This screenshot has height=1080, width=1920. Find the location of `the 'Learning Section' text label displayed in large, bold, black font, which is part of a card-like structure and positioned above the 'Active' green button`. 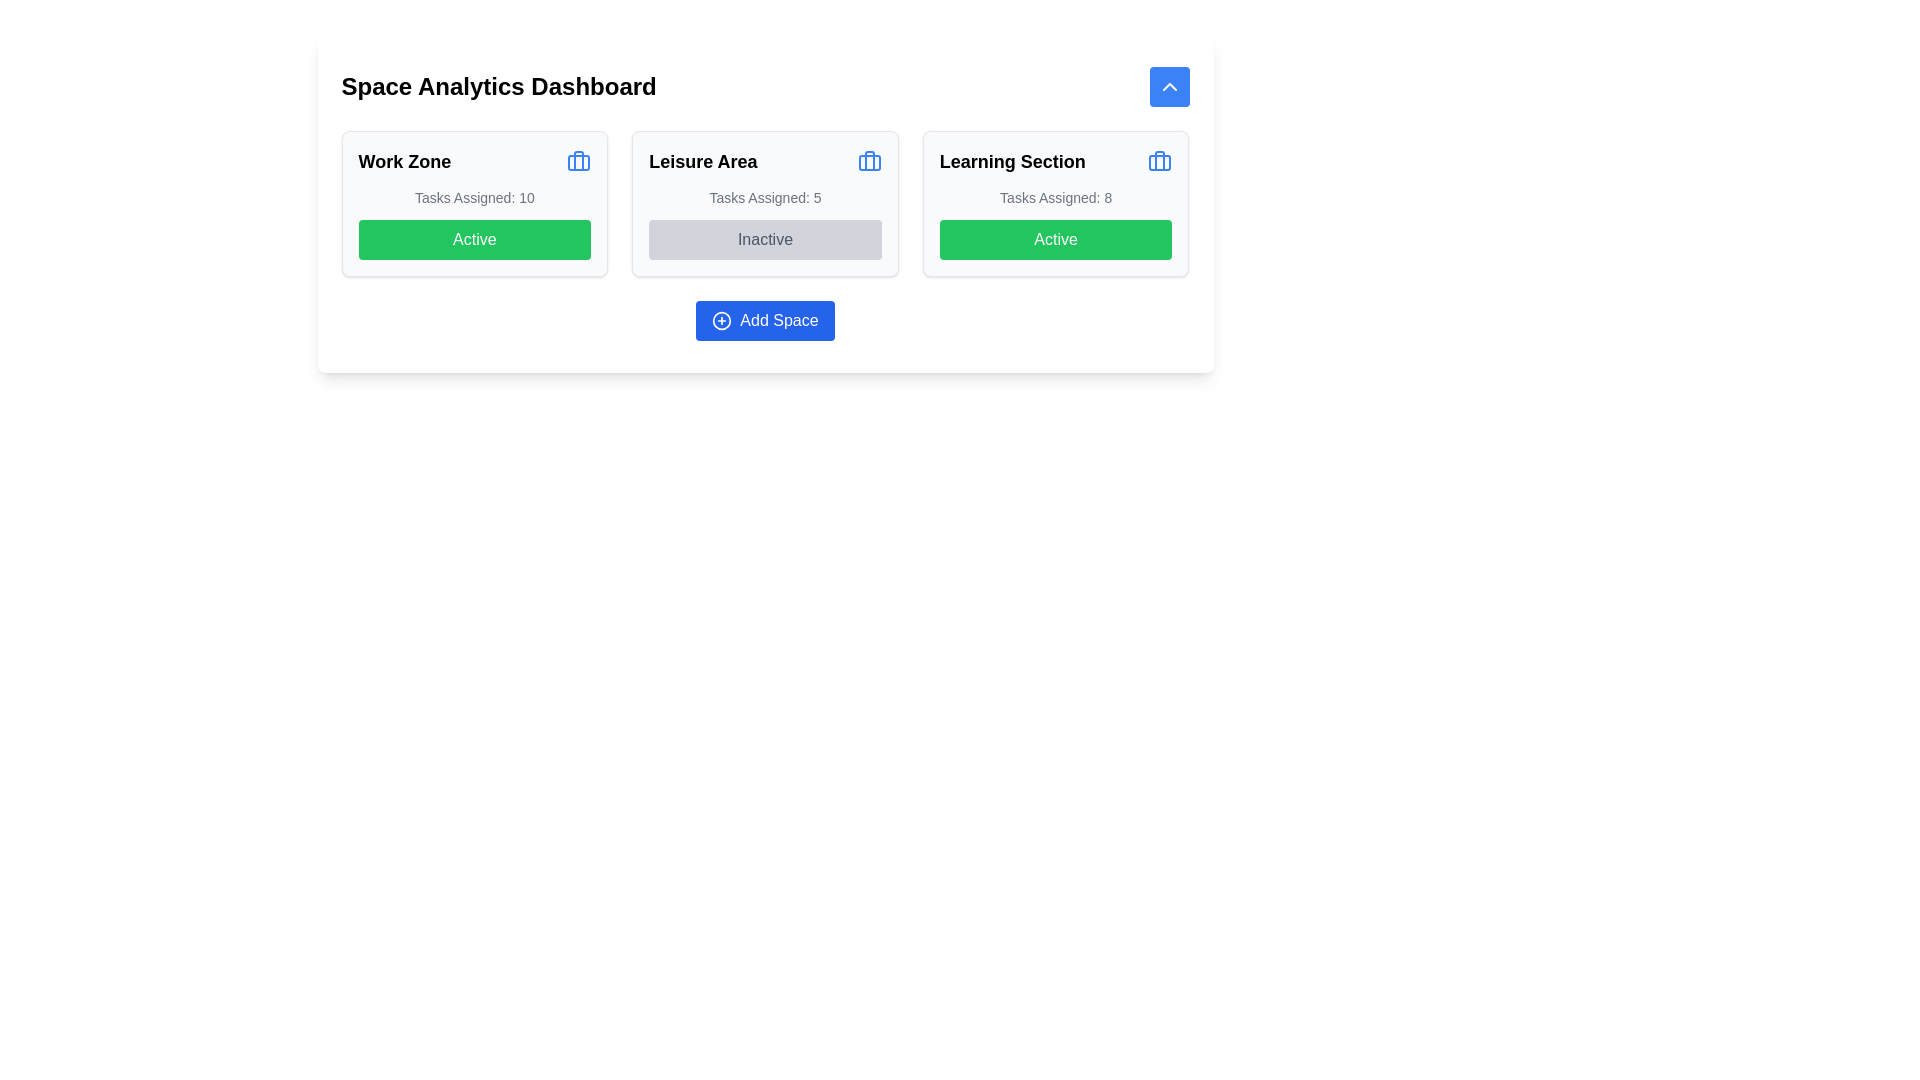

the 'Learning Section' text label displayed in large, bold, black font, which is part of a card-like structure and positioned above the 'Active' green button is located at coordinates (1012, 161).